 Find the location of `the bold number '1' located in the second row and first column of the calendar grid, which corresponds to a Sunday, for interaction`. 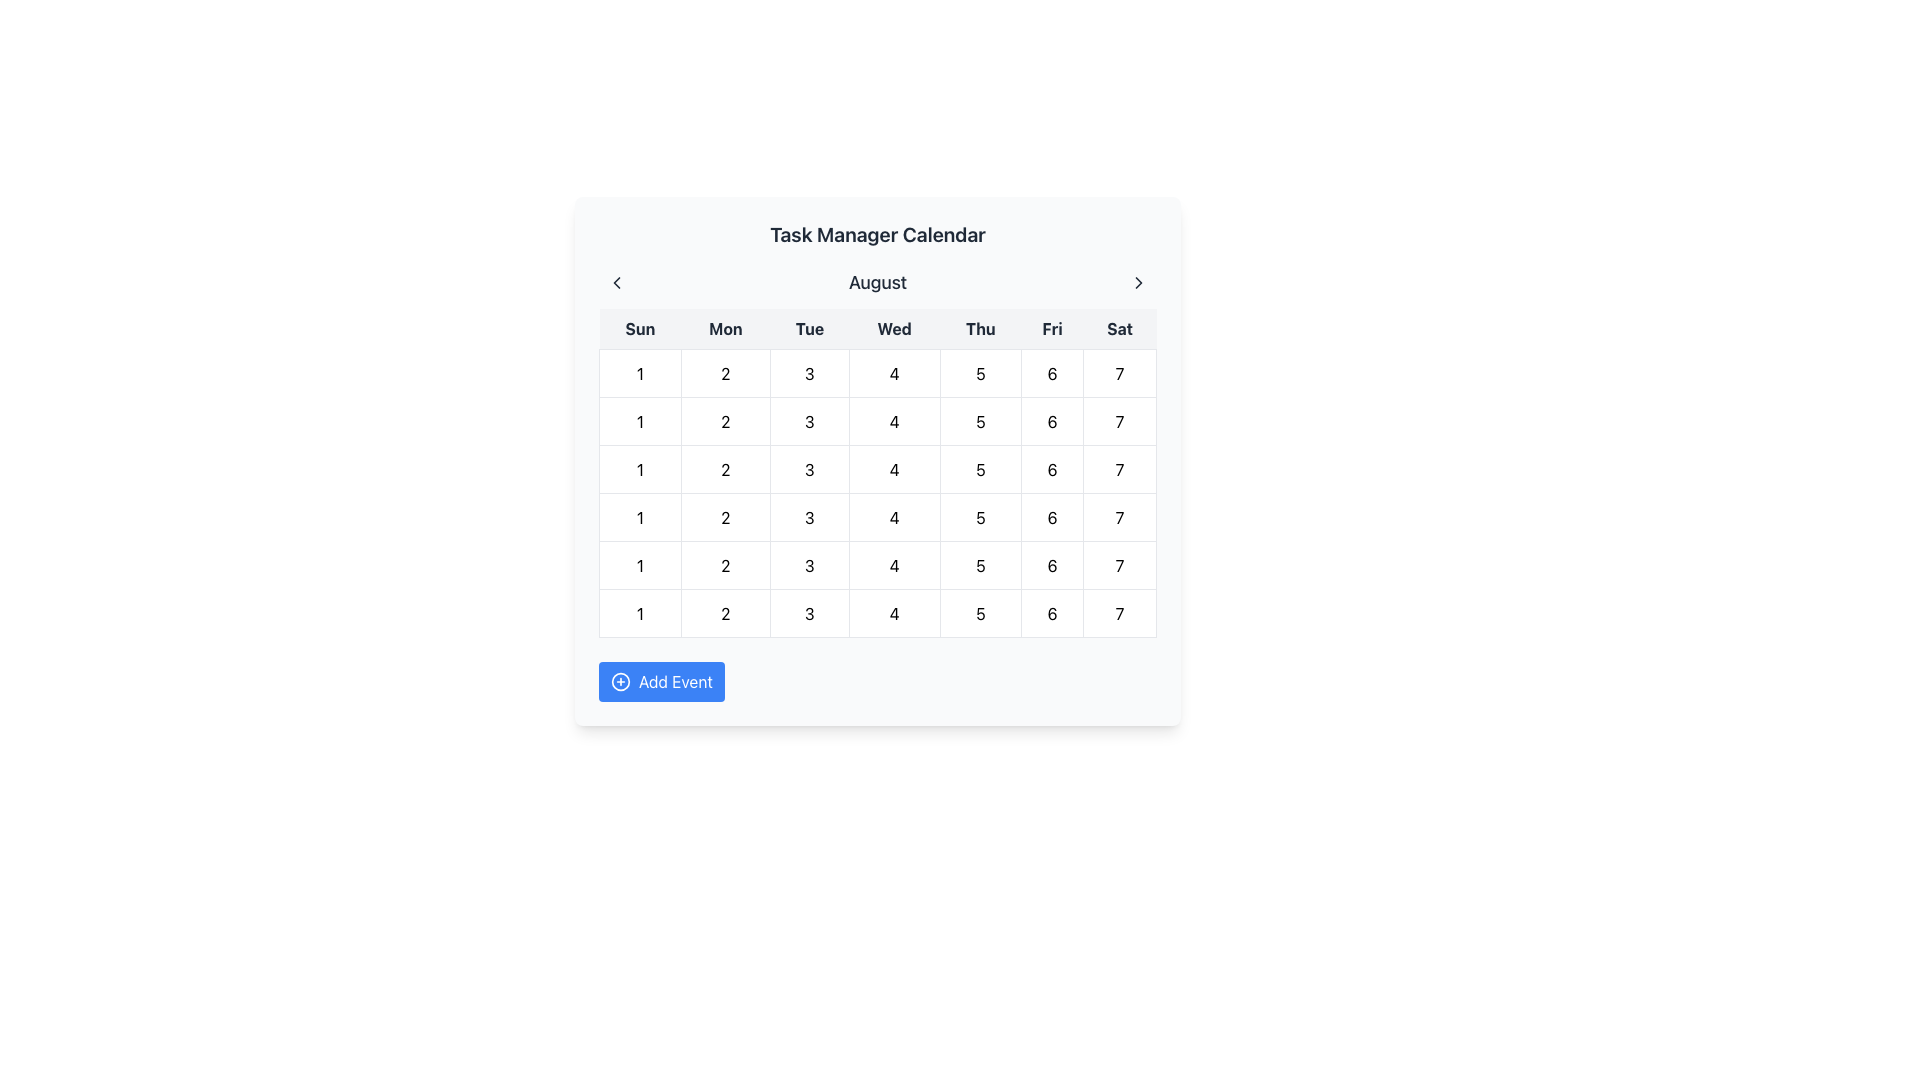

the bold number '1' located in the second row and first column of the calendar grid, which corresponds to a Sunday, for interaction is located at coordinates (640, 516).